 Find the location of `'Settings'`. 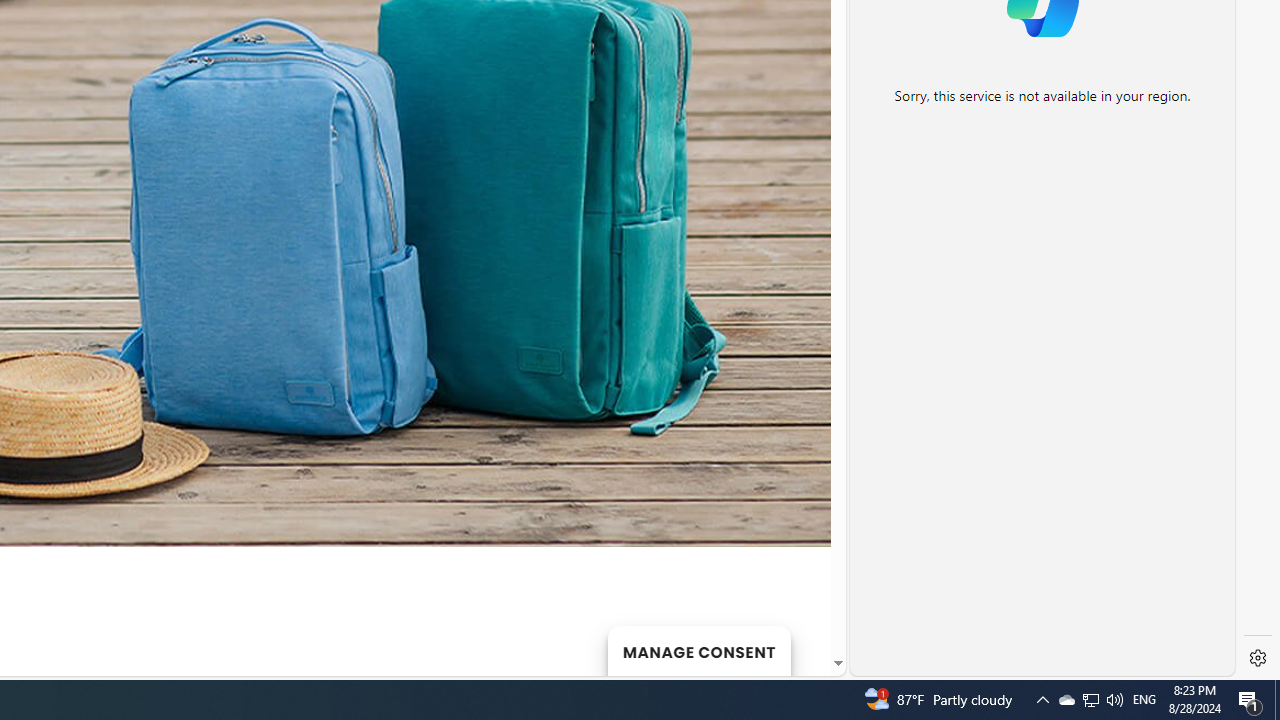

'Settings' is located at coordinates (1257, 658).